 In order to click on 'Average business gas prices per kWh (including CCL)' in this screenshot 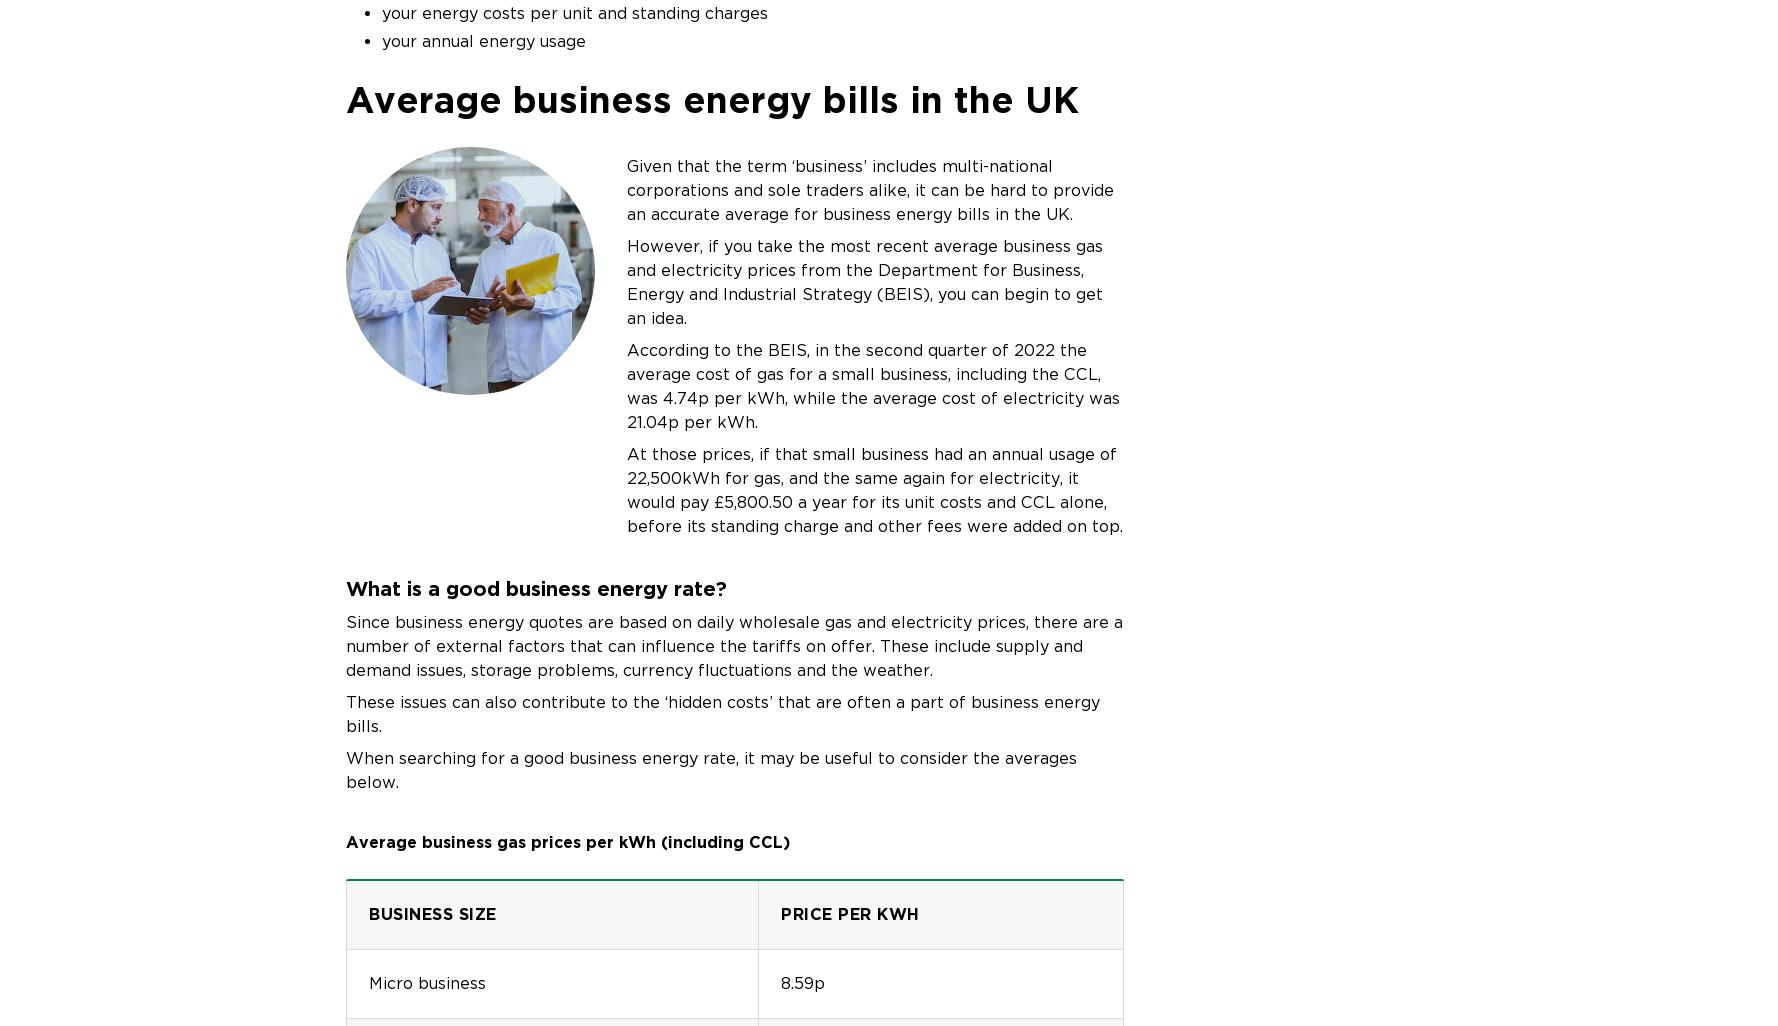, I will do `click(568, 841)`.